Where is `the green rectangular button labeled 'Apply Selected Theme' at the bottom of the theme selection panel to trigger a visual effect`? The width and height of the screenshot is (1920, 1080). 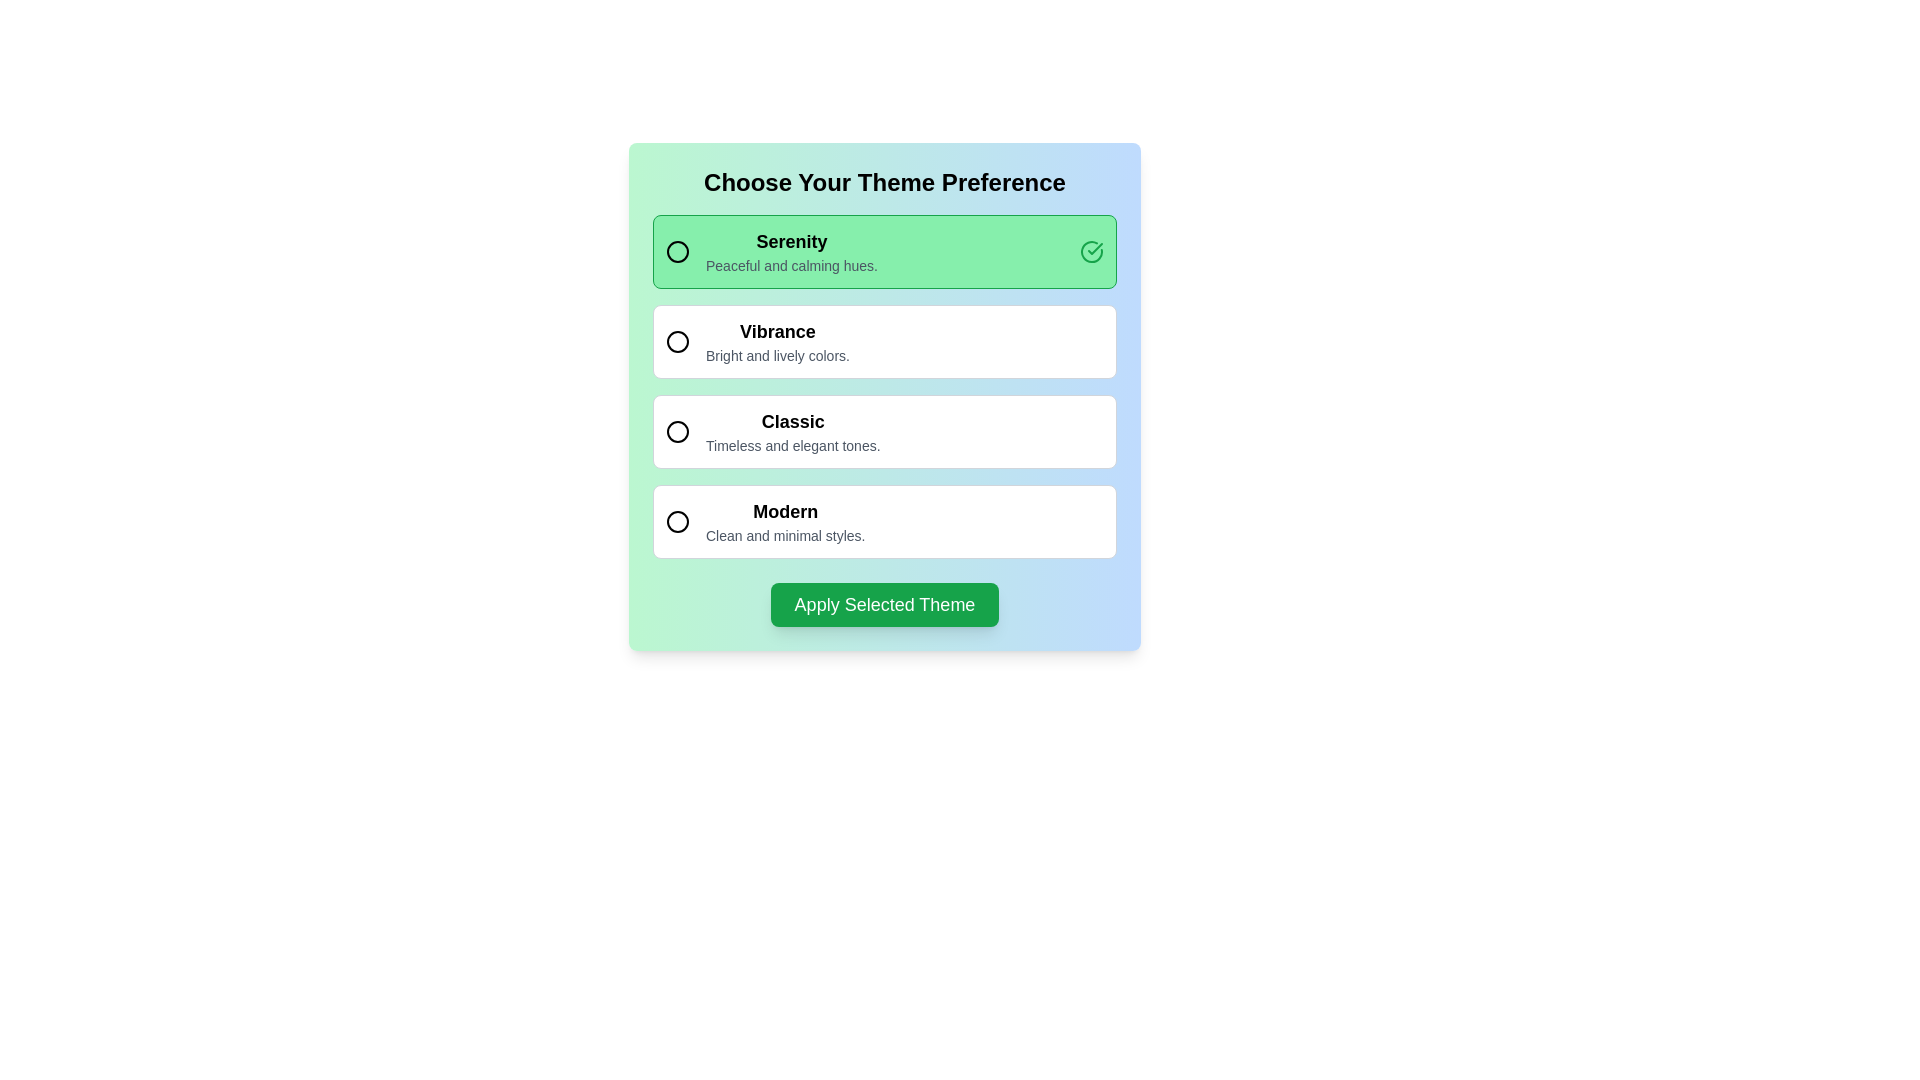 the green rectangular button labeled 'Apply Selected Theme' at the bottom of the theme selection panel to trigger a visual effect is located at coordinates (883, 604).